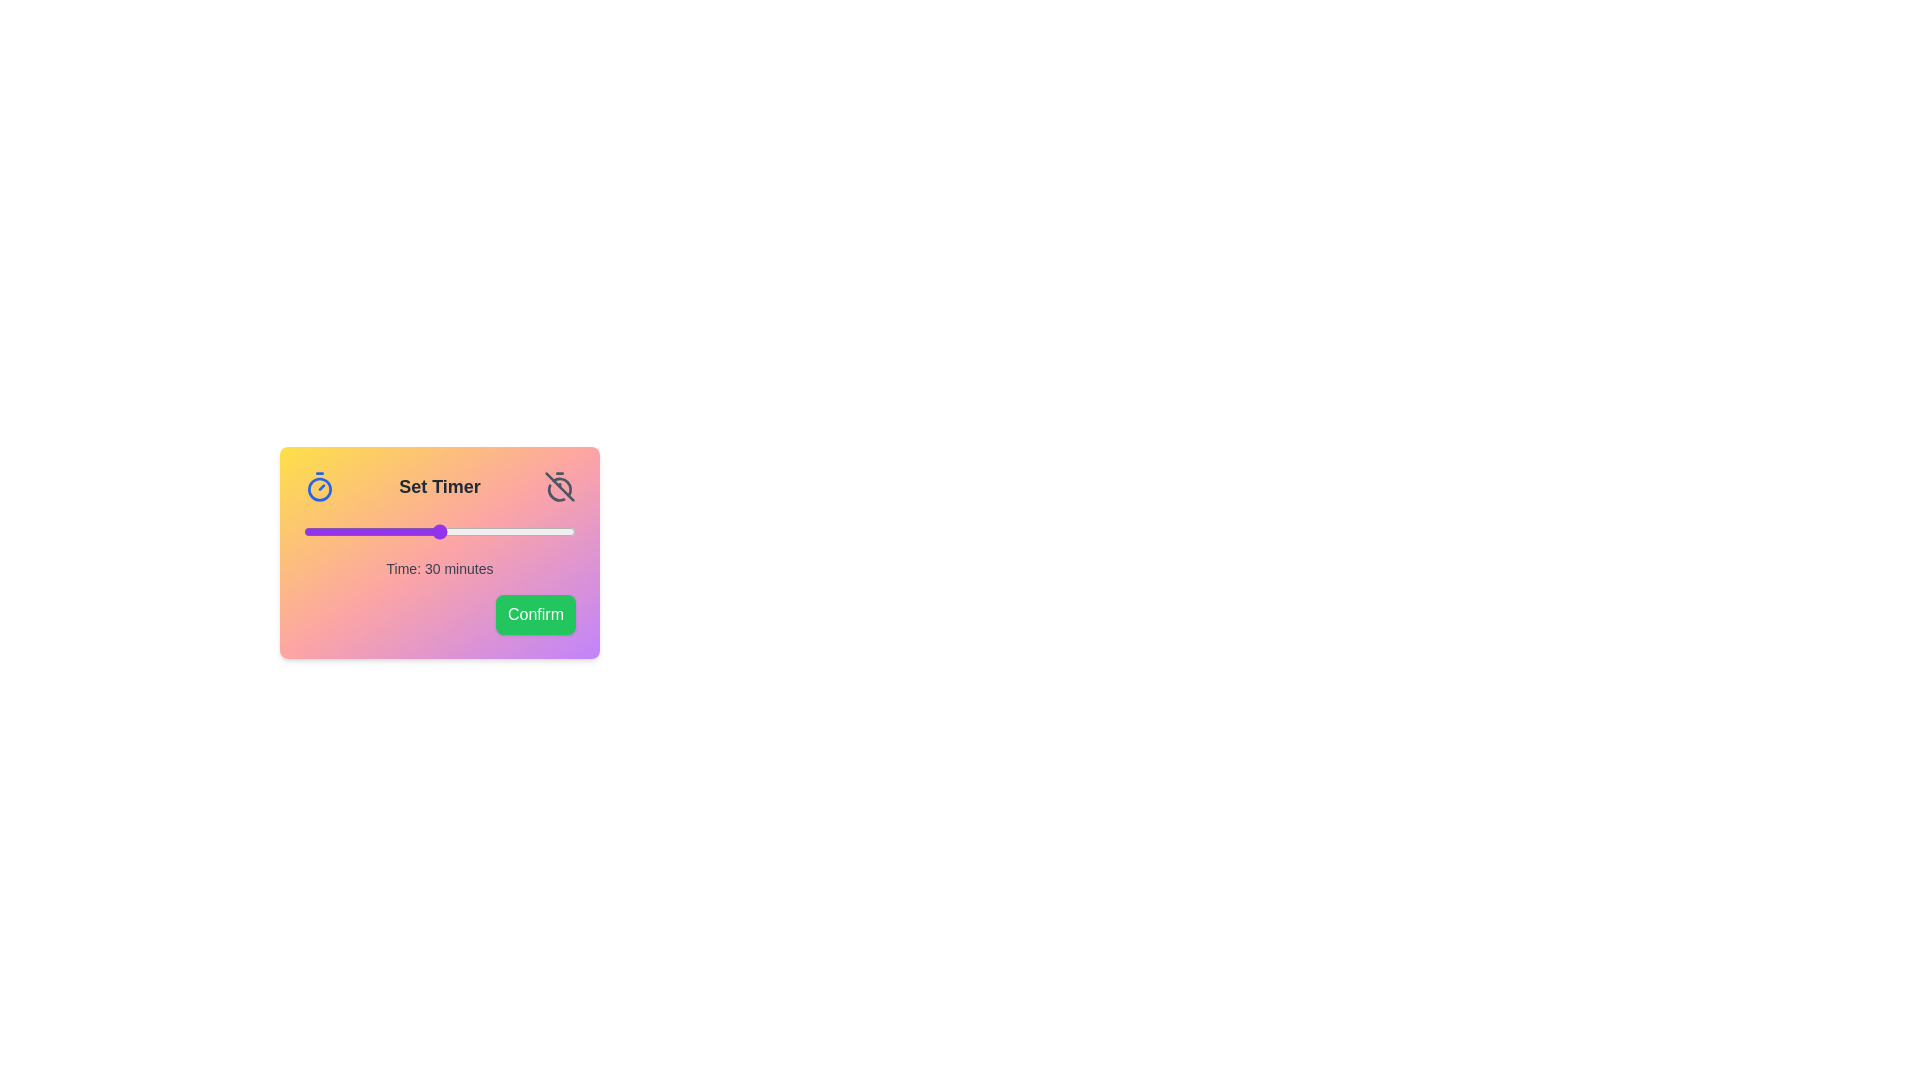 The image size is (1920, 1080). Describe the element at coordinates (470, 531) in the screenshot. I see `the slider to the desired time value 37 minutes` at that location.